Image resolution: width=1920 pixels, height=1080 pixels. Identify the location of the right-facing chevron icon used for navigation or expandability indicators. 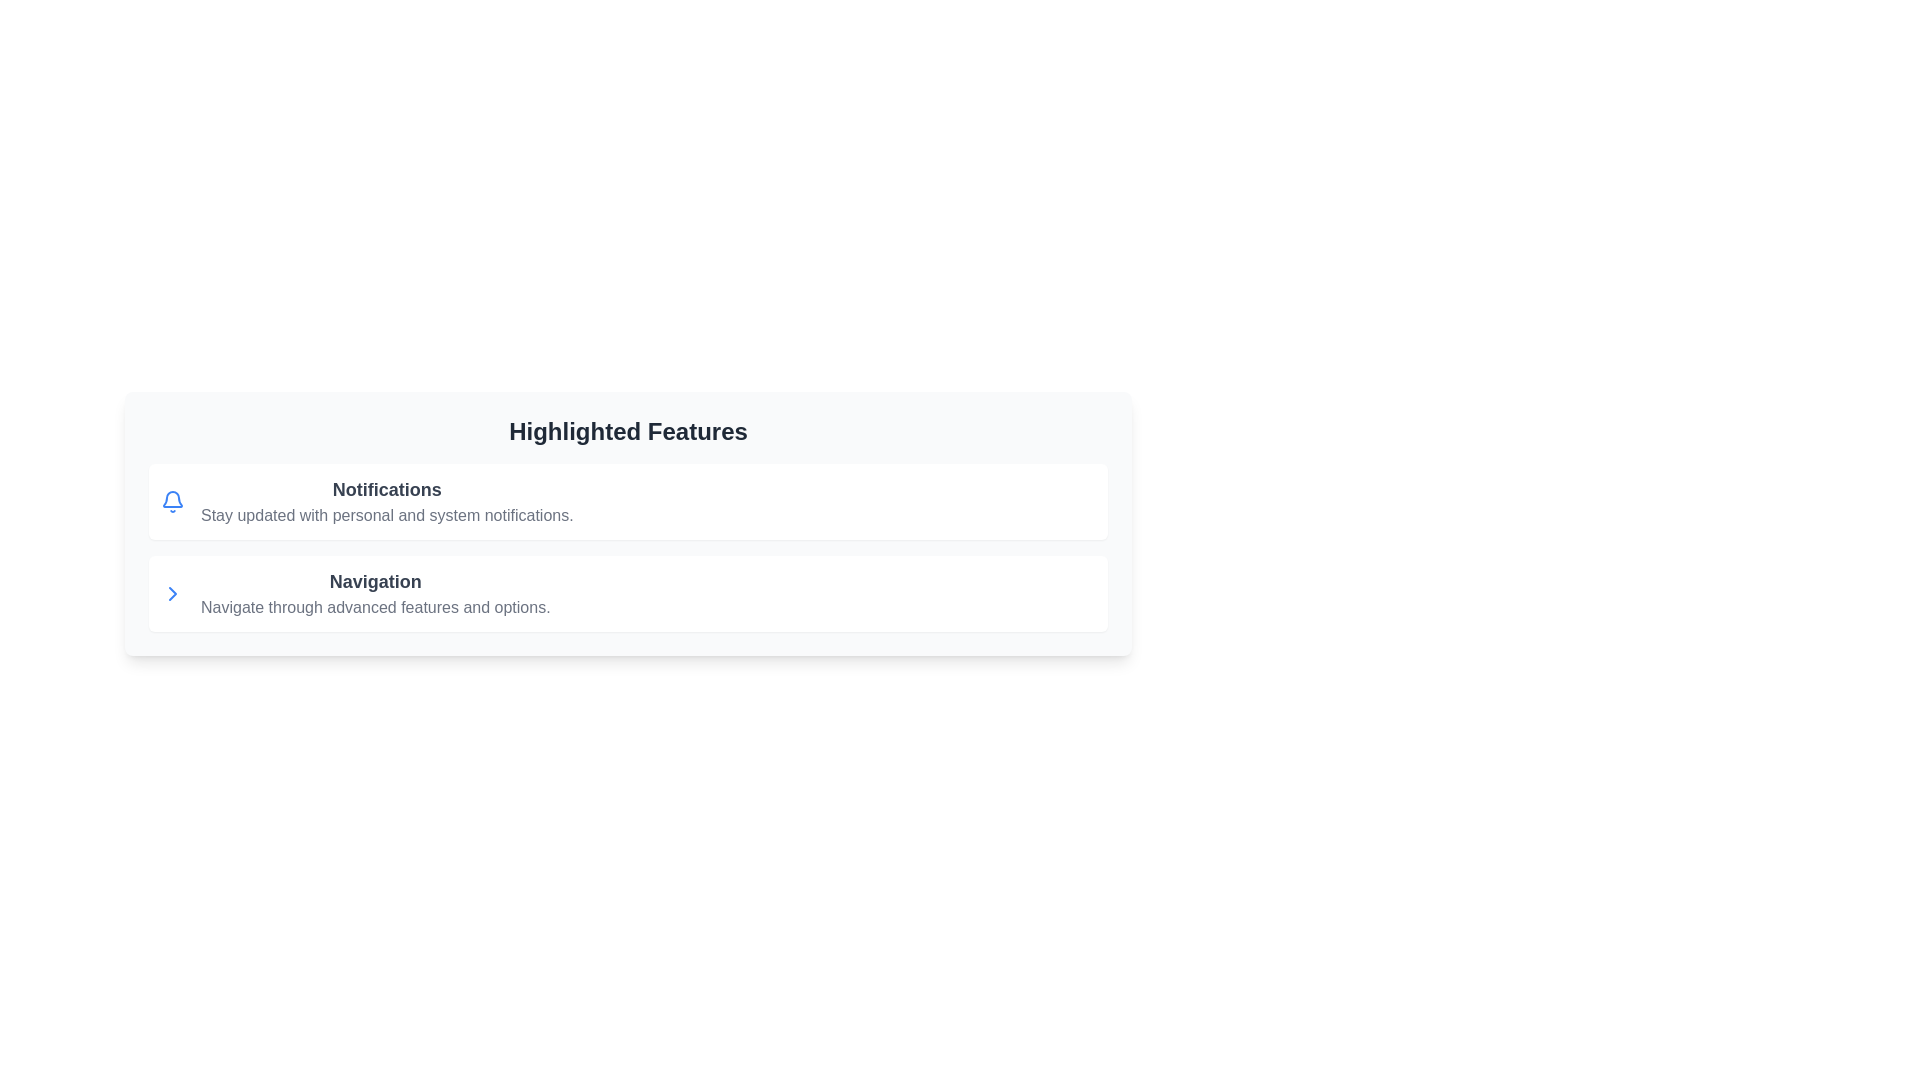
(172, 593).